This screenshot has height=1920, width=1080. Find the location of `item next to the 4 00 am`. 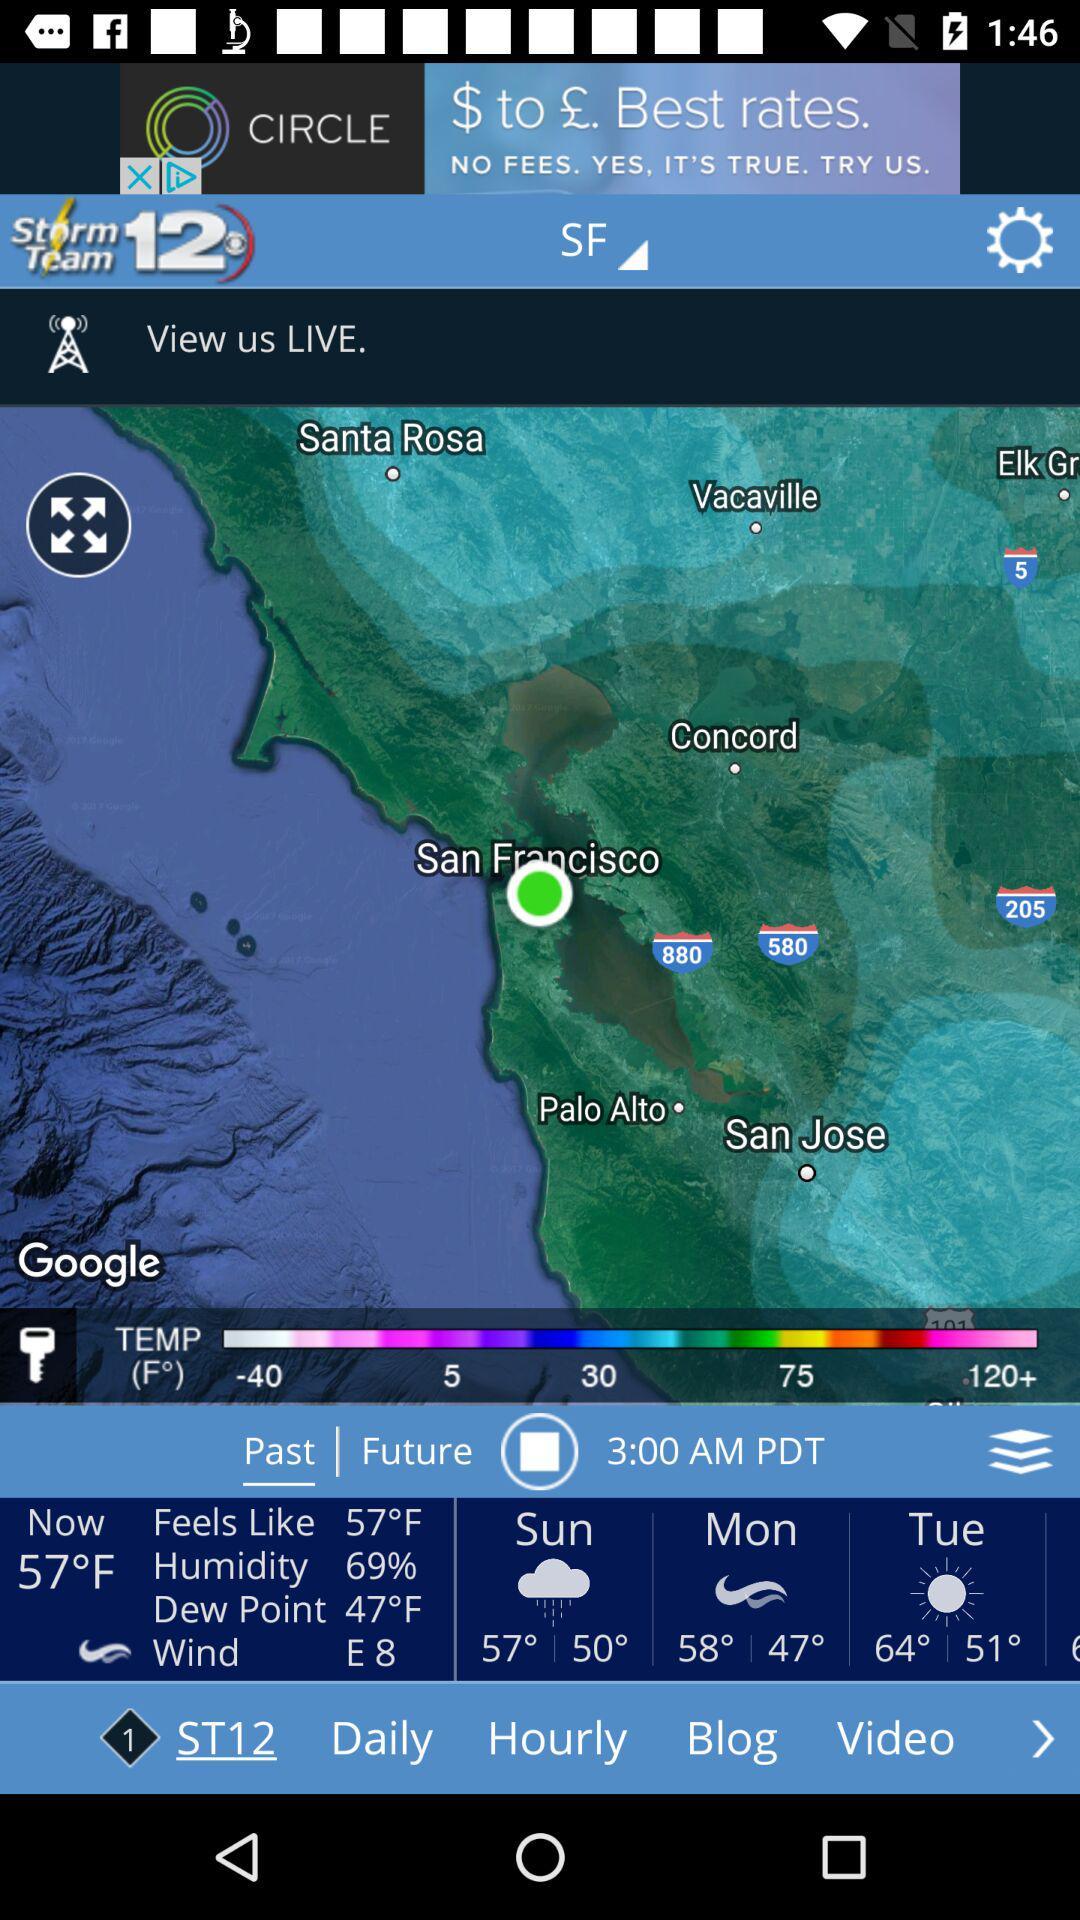

item next to the 4 00 am is located at coordinates (538, 1451).